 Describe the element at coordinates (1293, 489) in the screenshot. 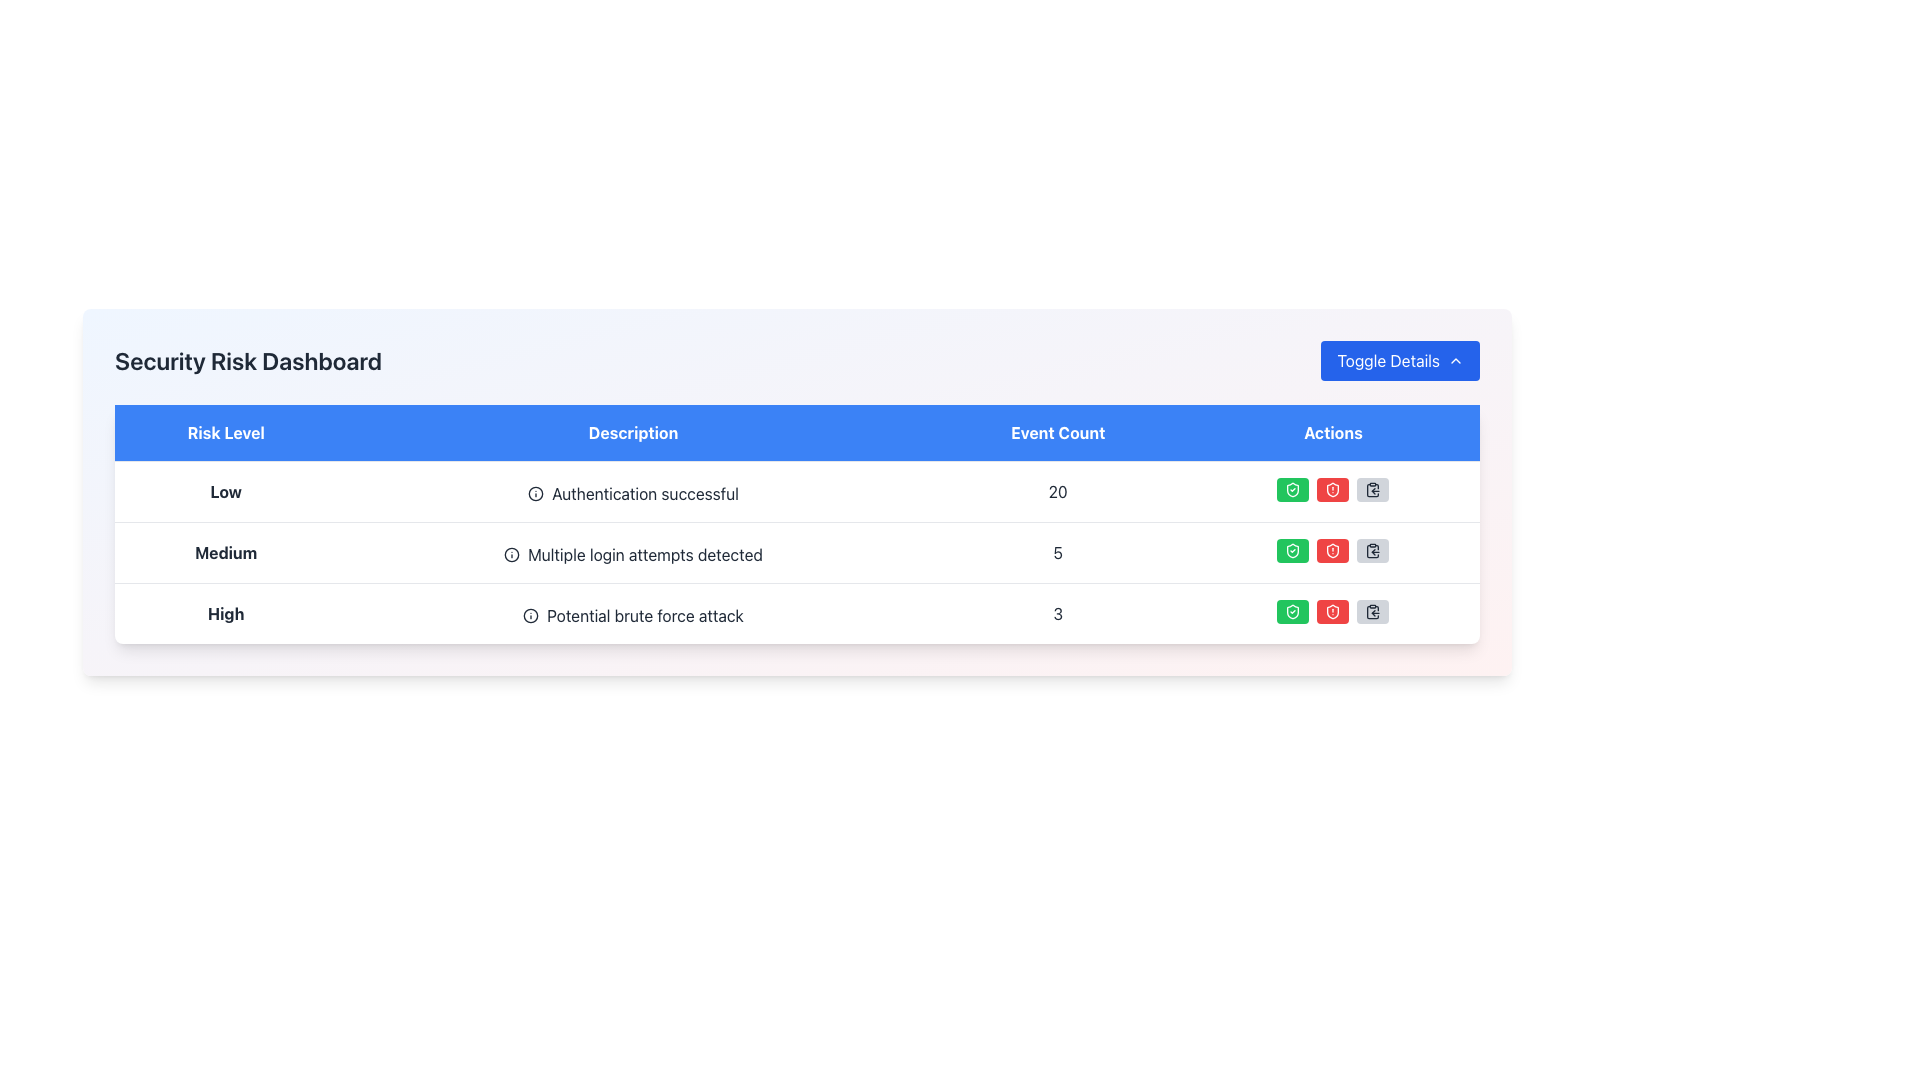

I see `the first button in the 'Actions' column of the data table to approve or confirm the item in the row` at that location.